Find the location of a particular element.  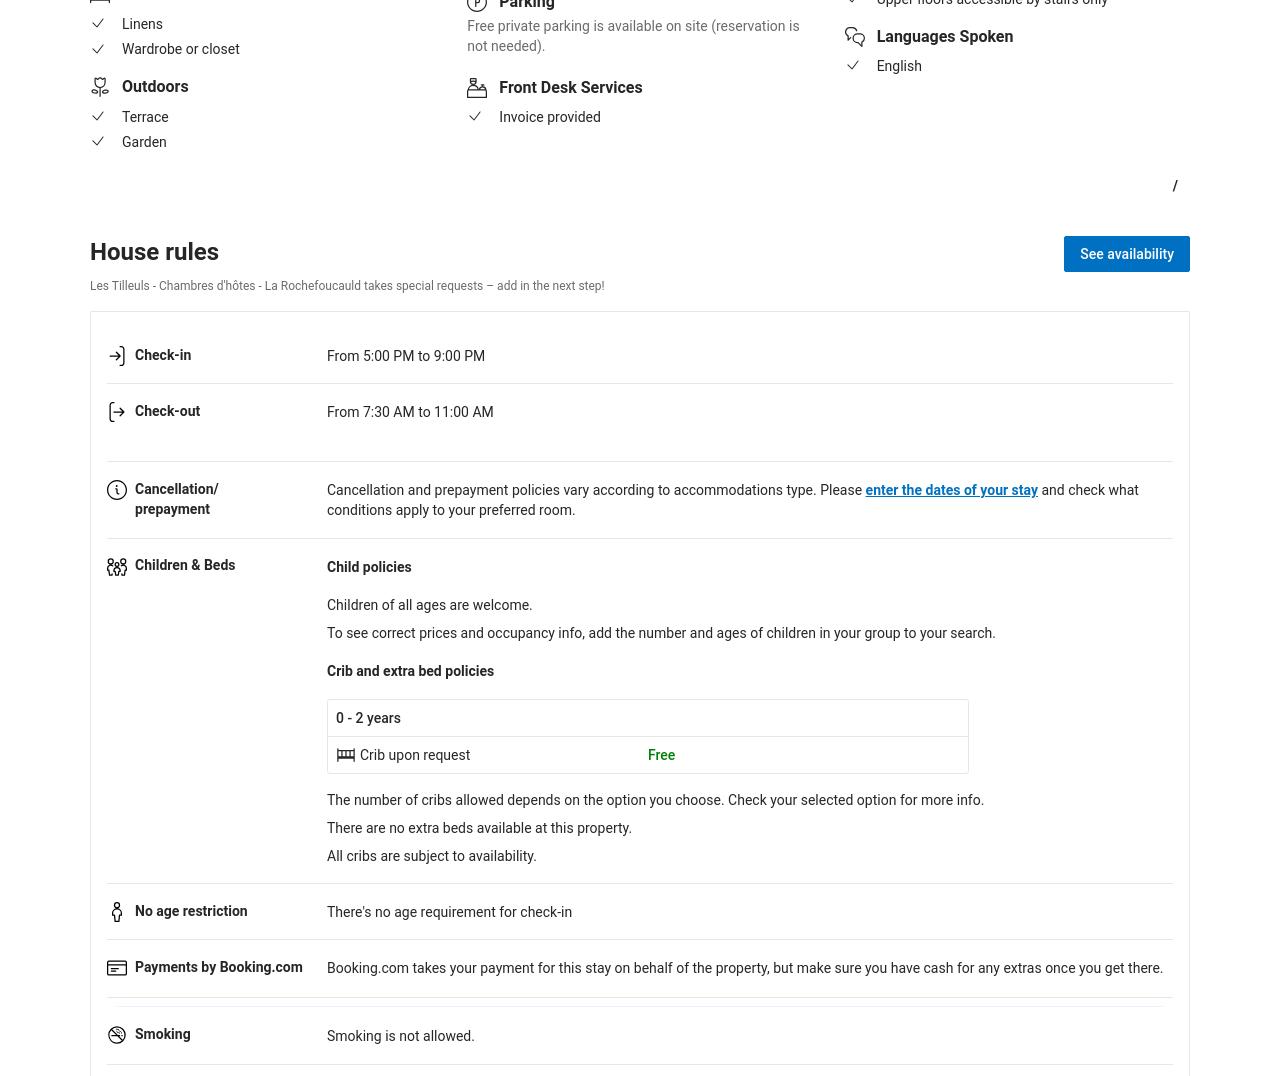

'No age restriction' is located at coordinates (190, 908).